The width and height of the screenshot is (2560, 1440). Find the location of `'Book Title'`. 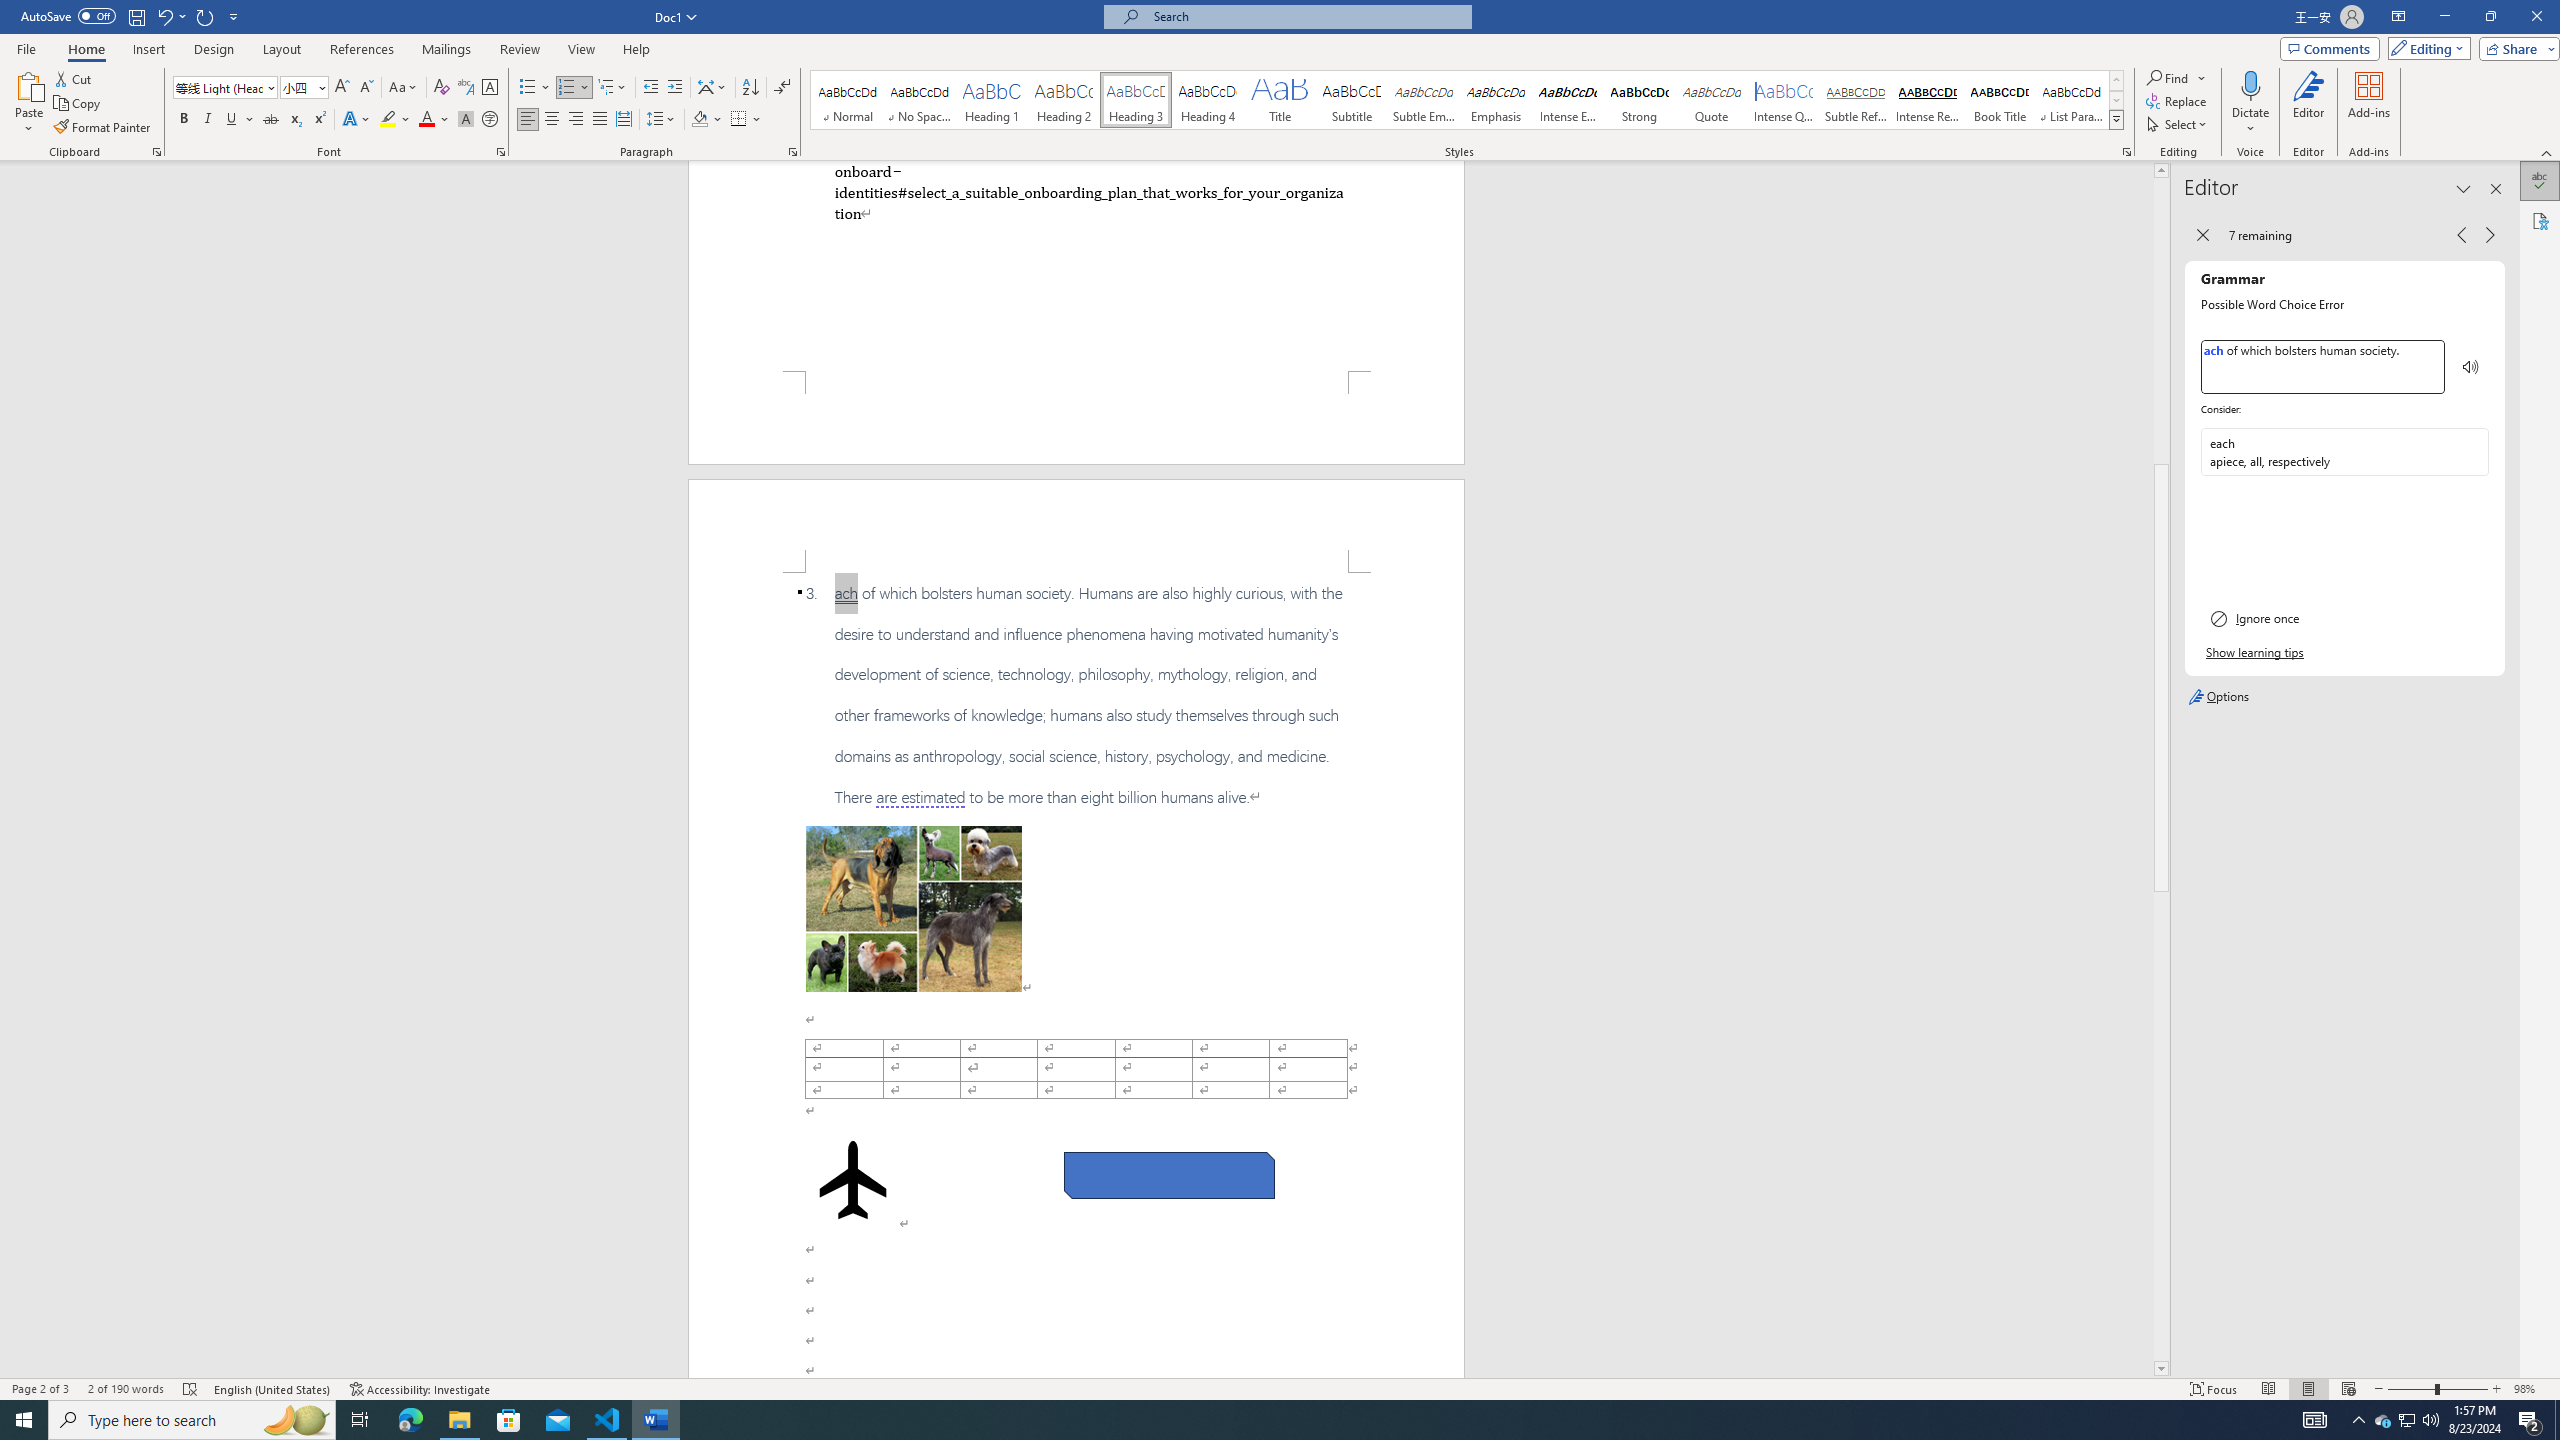

'Book Title' is located at coordinates (1998, 99).